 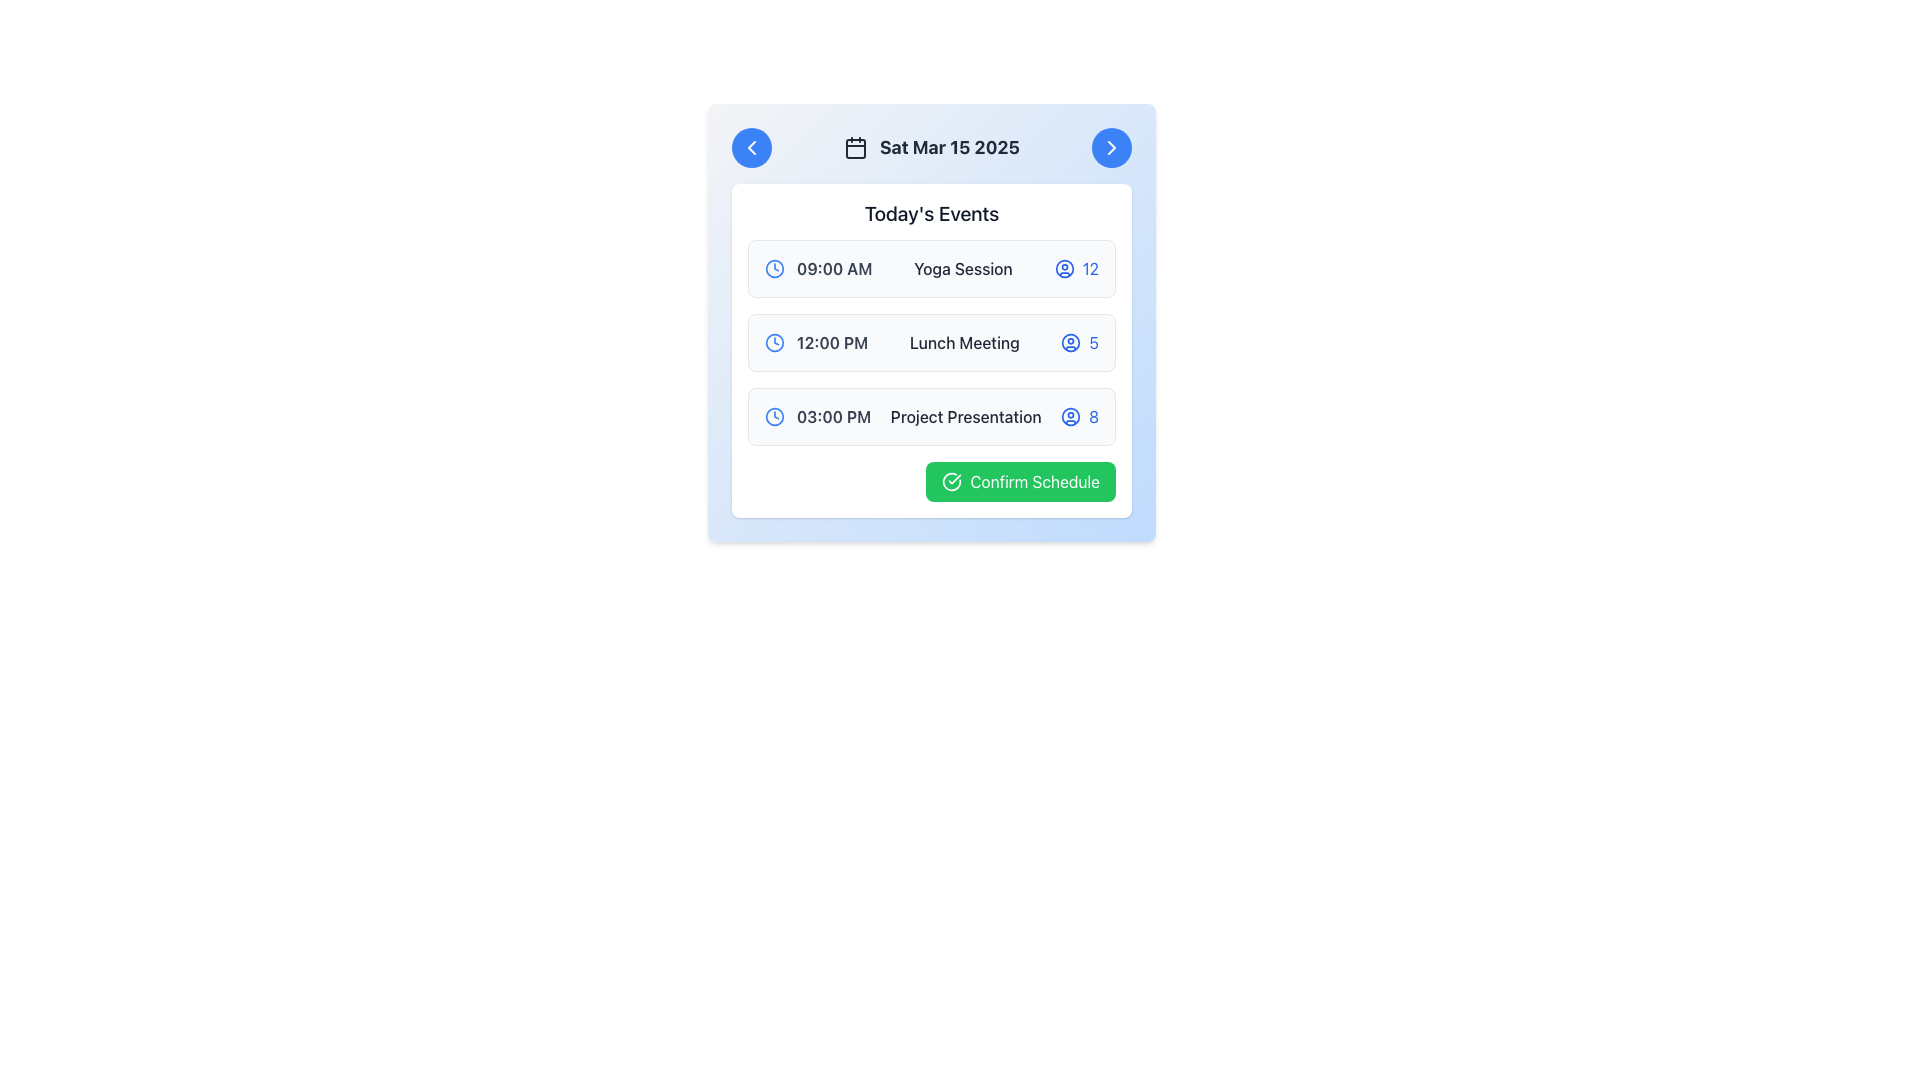 I want to click on the numeric text indicator displaying '12', which is located next to a user icon in the first event card, indicating participant count for the 'Yoga Session', so click(x=1075, y=268).